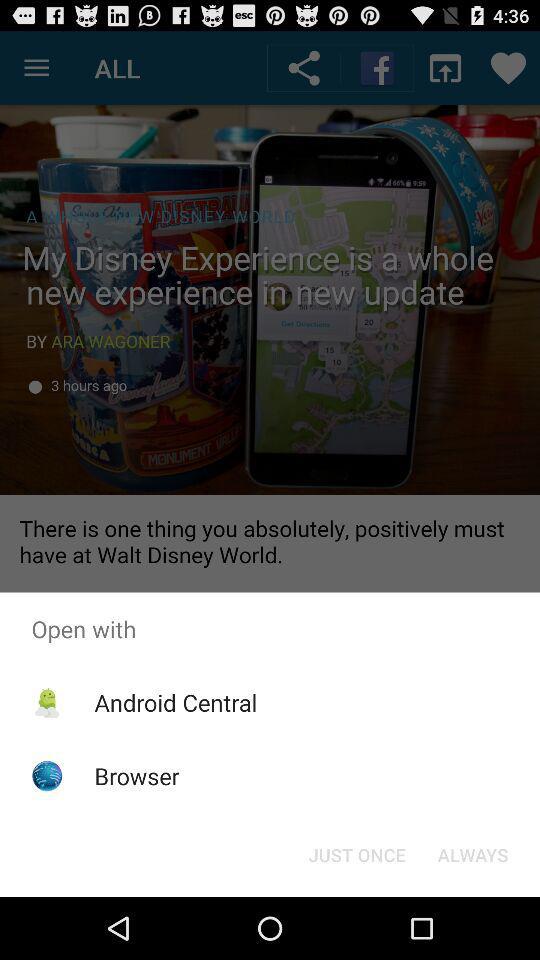 The height and width of the screenshot is (960, 540). I want to click on item below the open with icon, so click(472, 853).